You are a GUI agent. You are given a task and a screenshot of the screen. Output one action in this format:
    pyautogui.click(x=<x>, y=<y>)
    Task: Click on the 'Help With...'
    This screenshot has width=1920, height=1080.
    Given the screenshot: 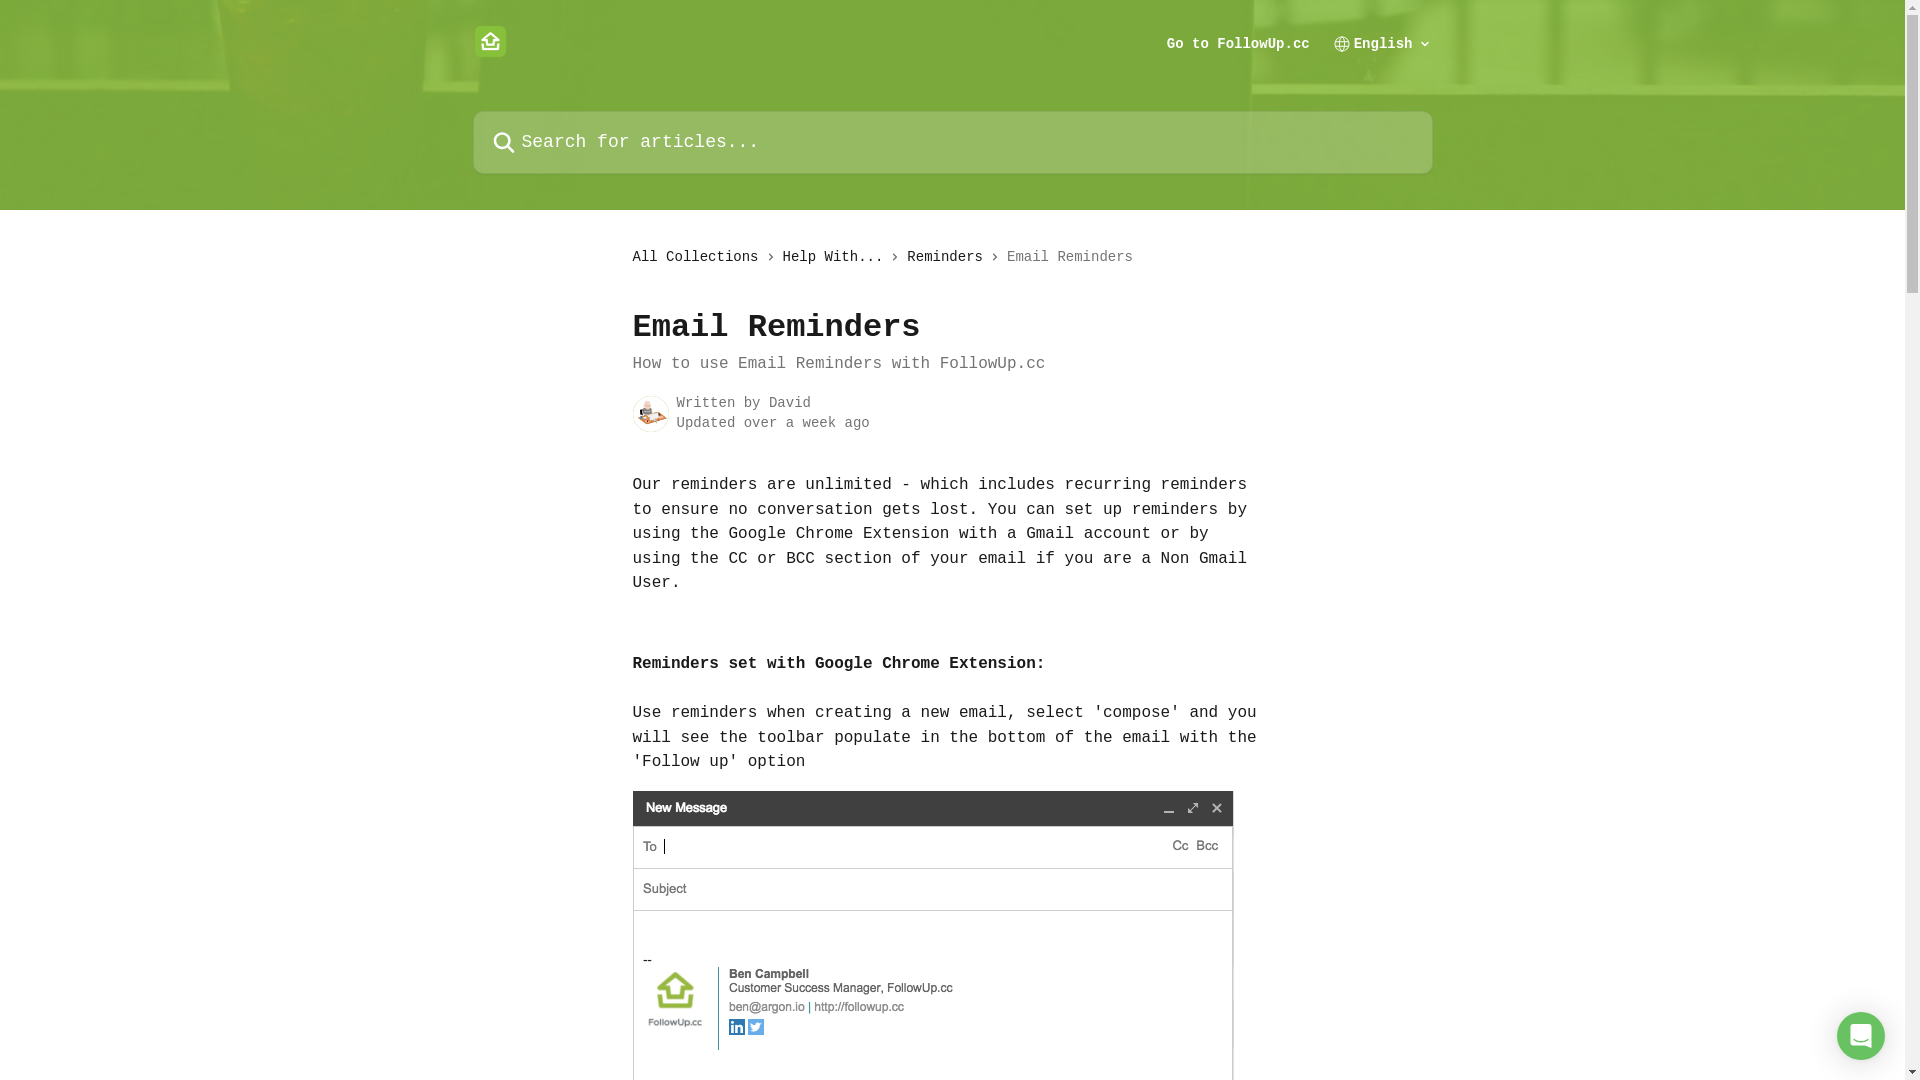 What is the action you would take?
    pyautogui.click(x=837, y=256)
    